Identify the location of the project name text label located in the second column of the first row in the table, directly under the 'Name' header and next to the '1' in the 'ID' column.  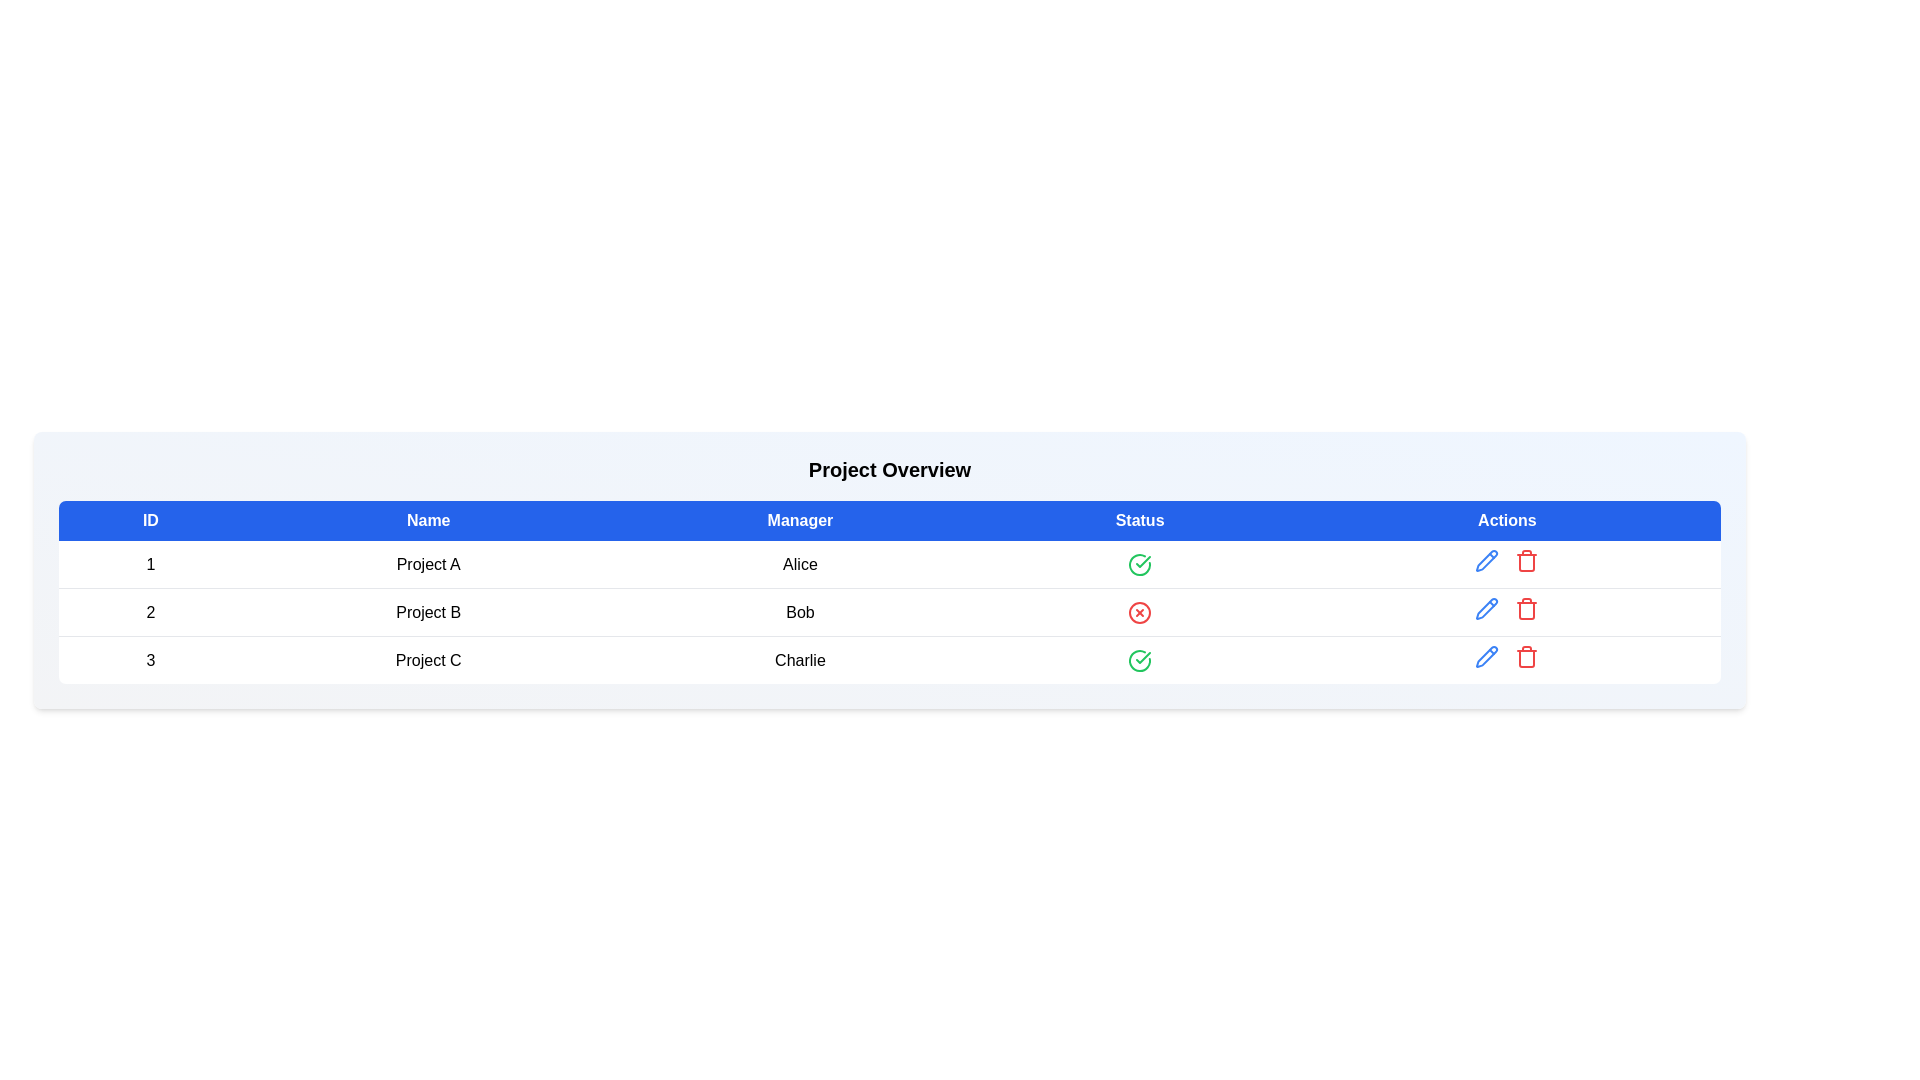
(427, 564).